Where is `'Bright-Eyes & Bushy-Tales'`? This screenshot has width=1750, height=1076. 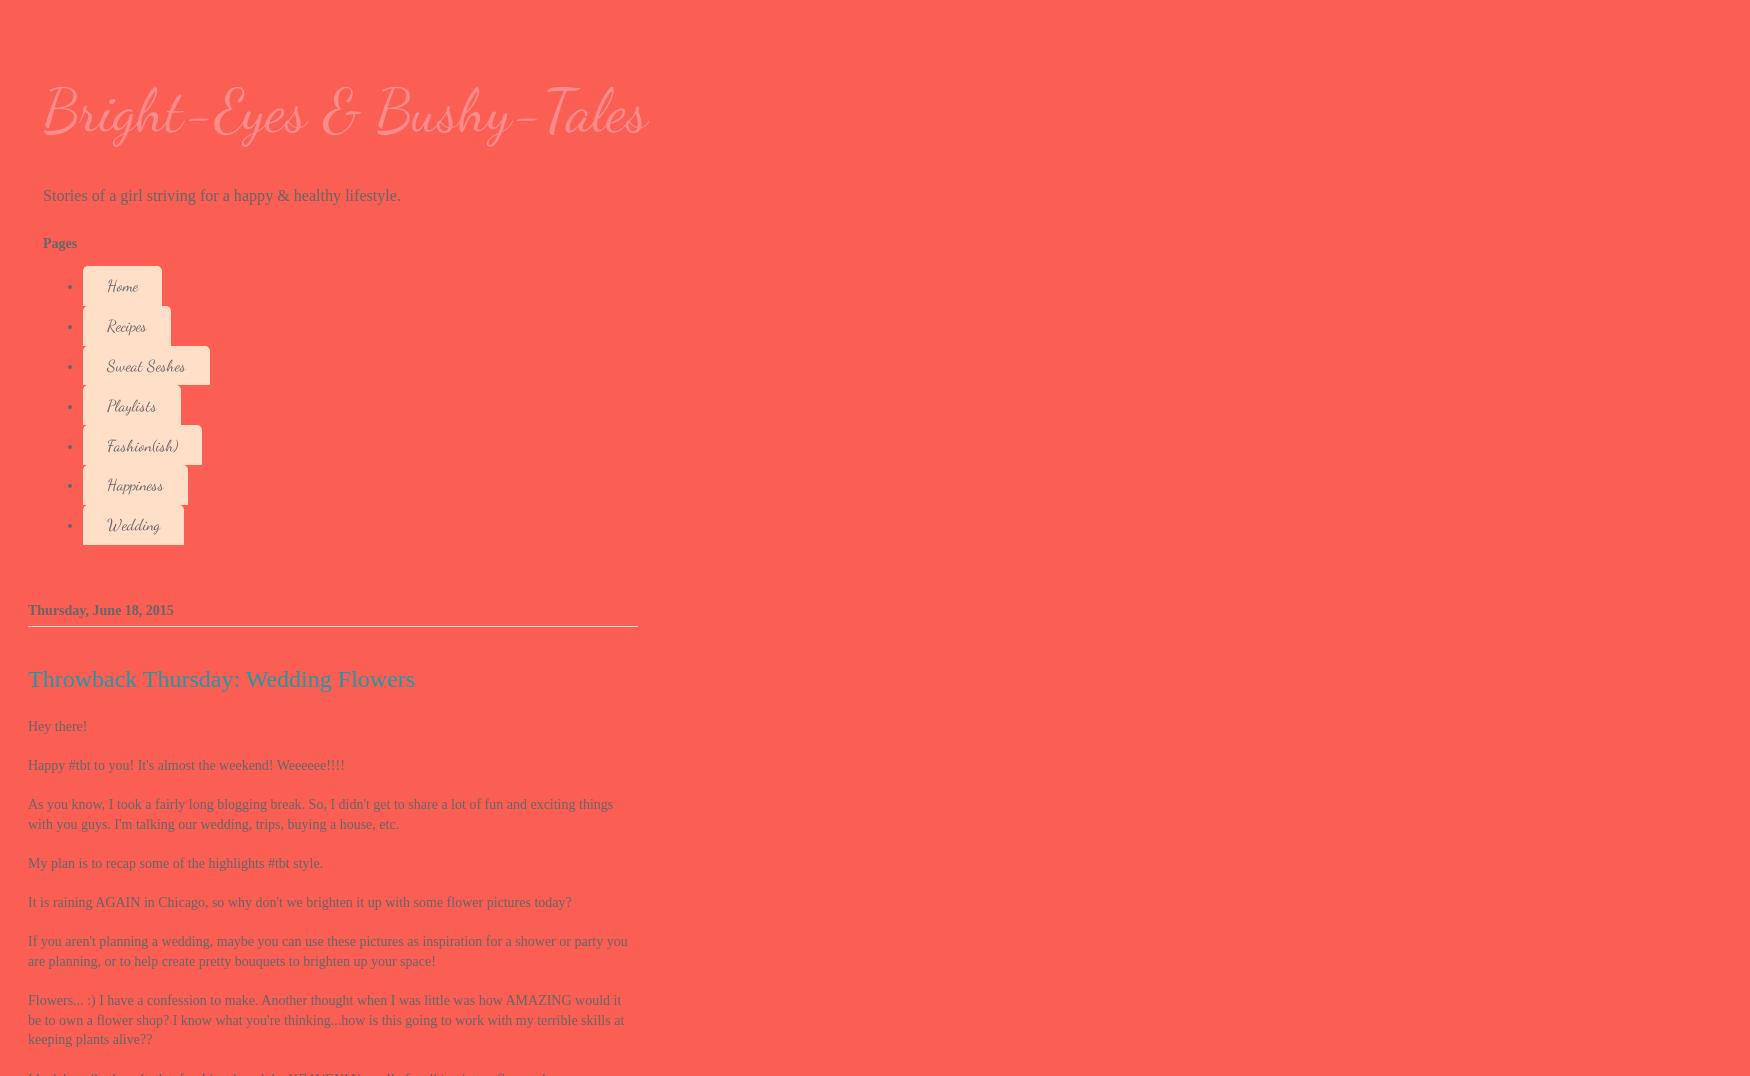 'Bright-Eyes & Bushy-Tales' is located at coordinates (345, 110).